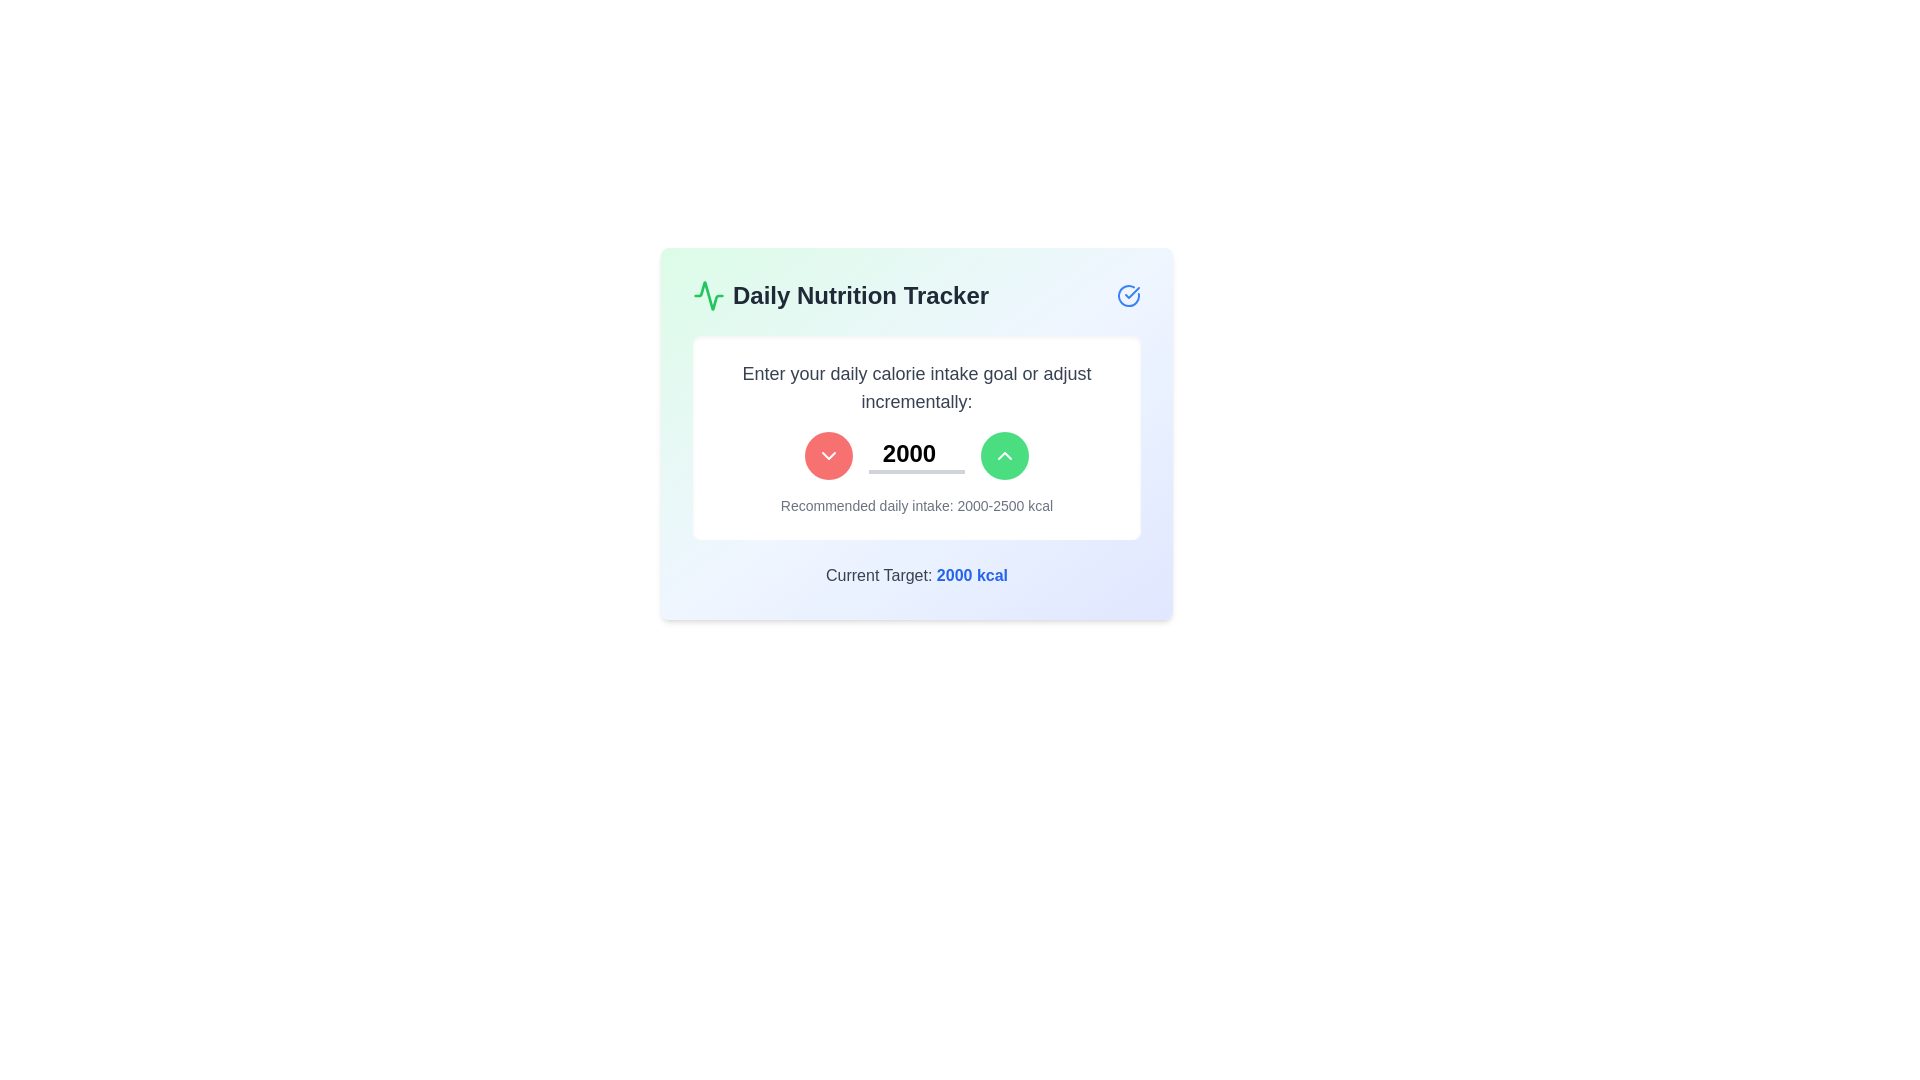 The width and height of the screenshot is (1920, 1080). Describe the element at coordinates (1132, 293) in the screenshot. I see `the checkmark icon that indicates a successful action or confirmation, located in the upper-right side of the main card-like UI element` at that location.